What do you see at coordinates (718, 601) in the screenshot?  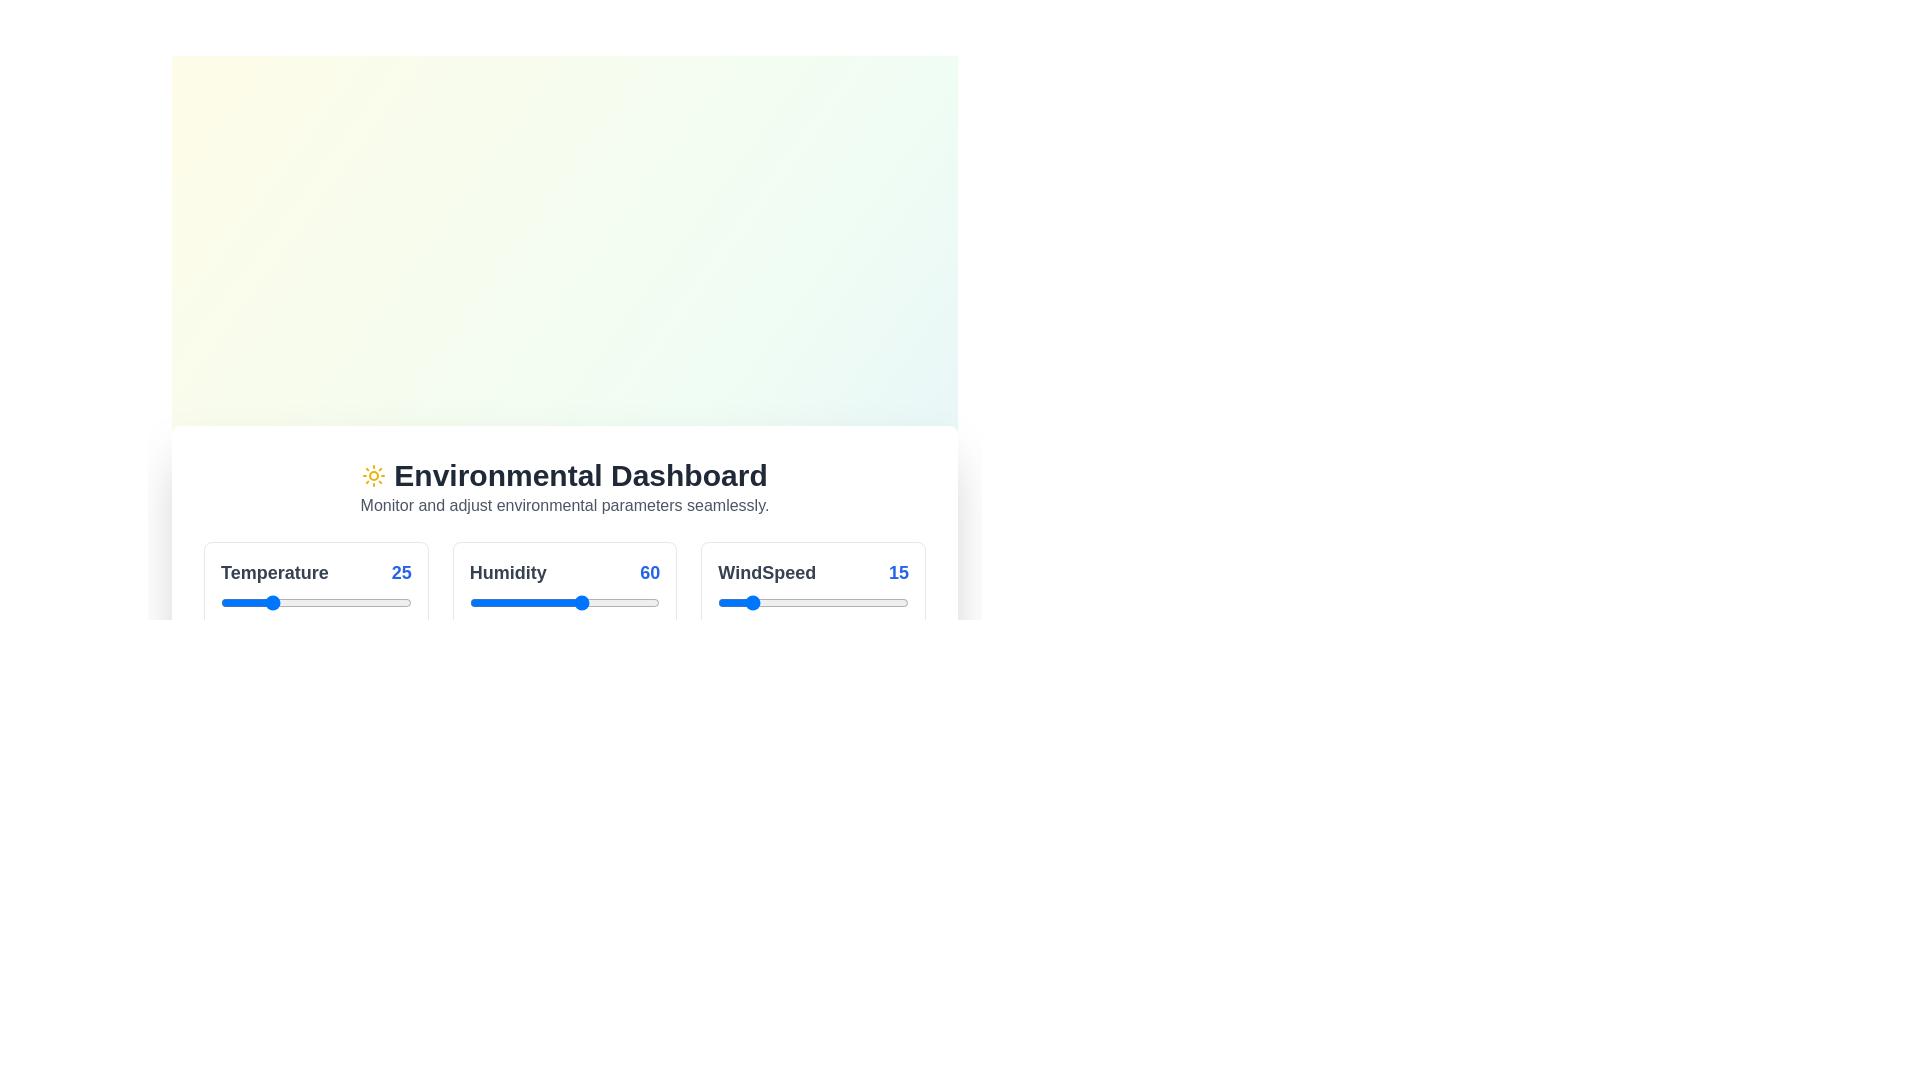 I see `the Wind Speed slider` at bounding box center [718, 601].